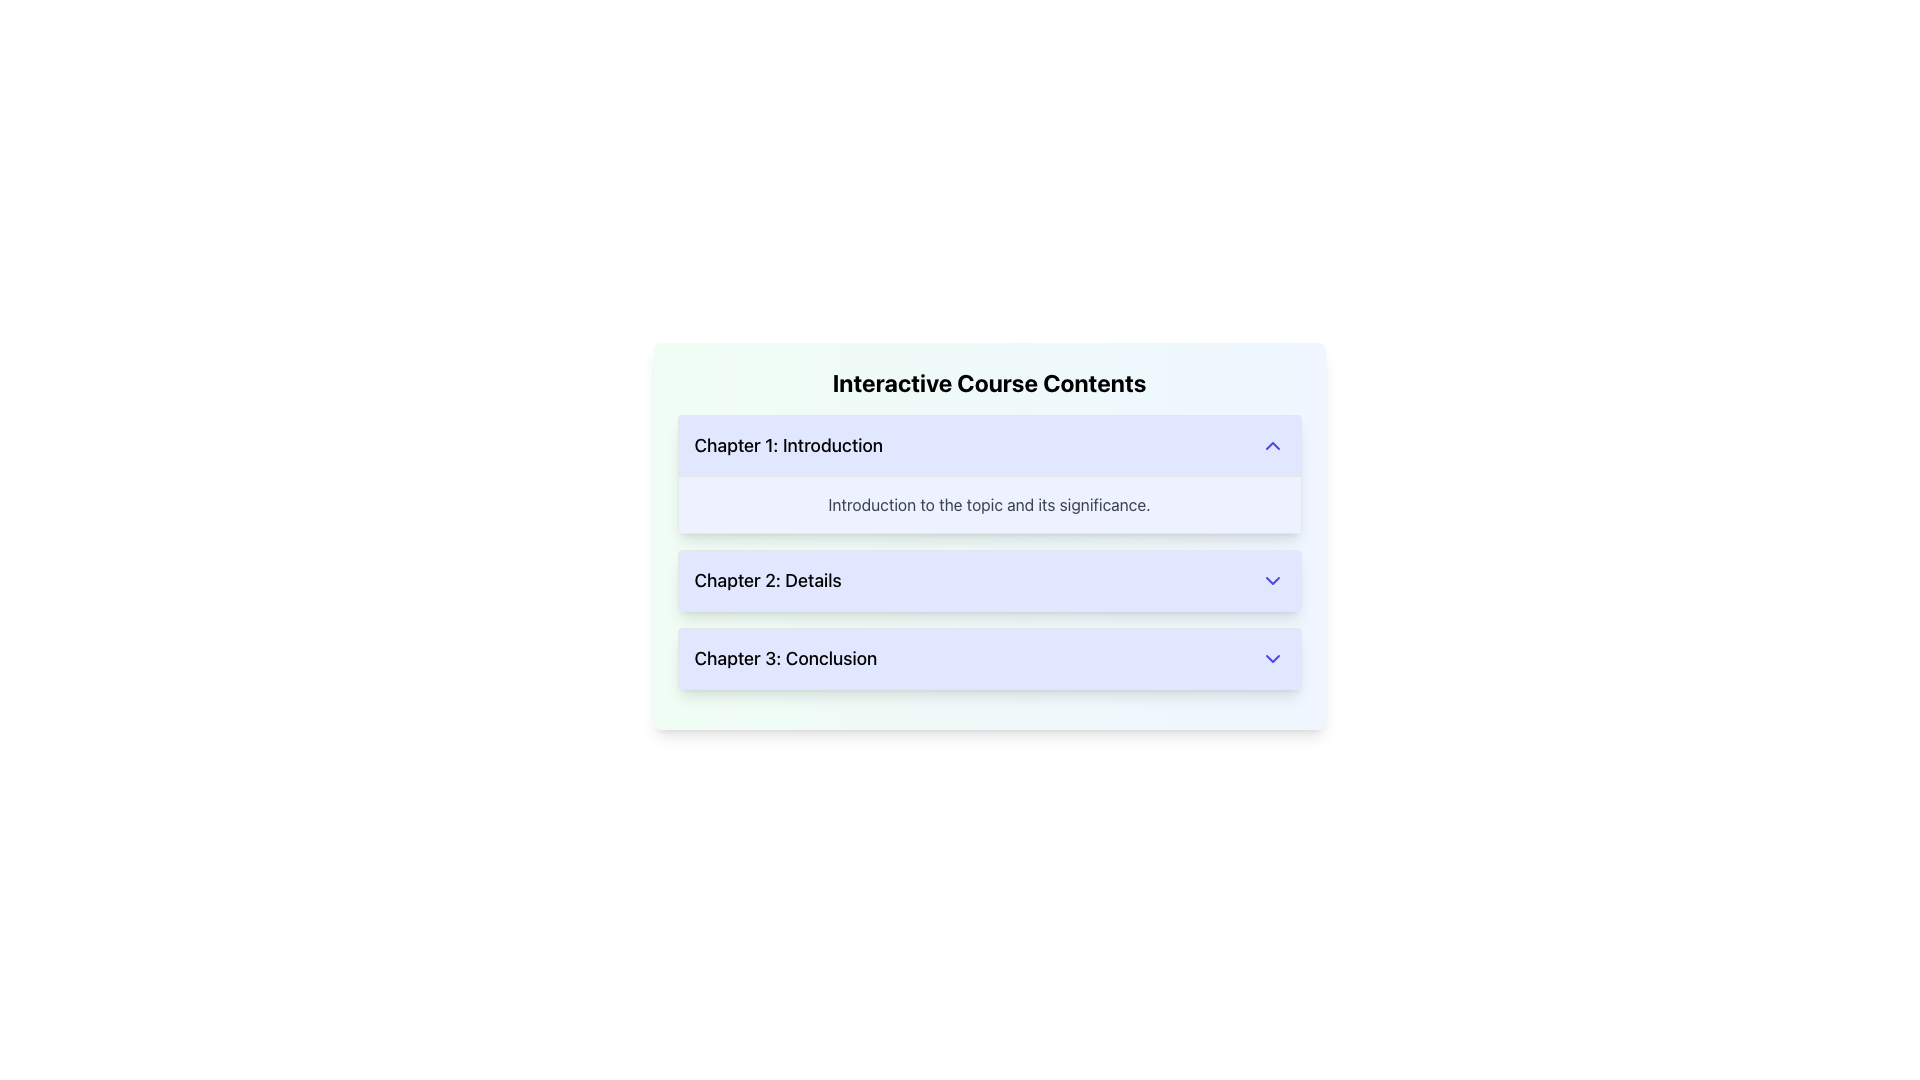 The image size is (1920, 1080). I want to click on the 'Chapter 3: Conclusion' button with a lavender background, so click(989, 659).